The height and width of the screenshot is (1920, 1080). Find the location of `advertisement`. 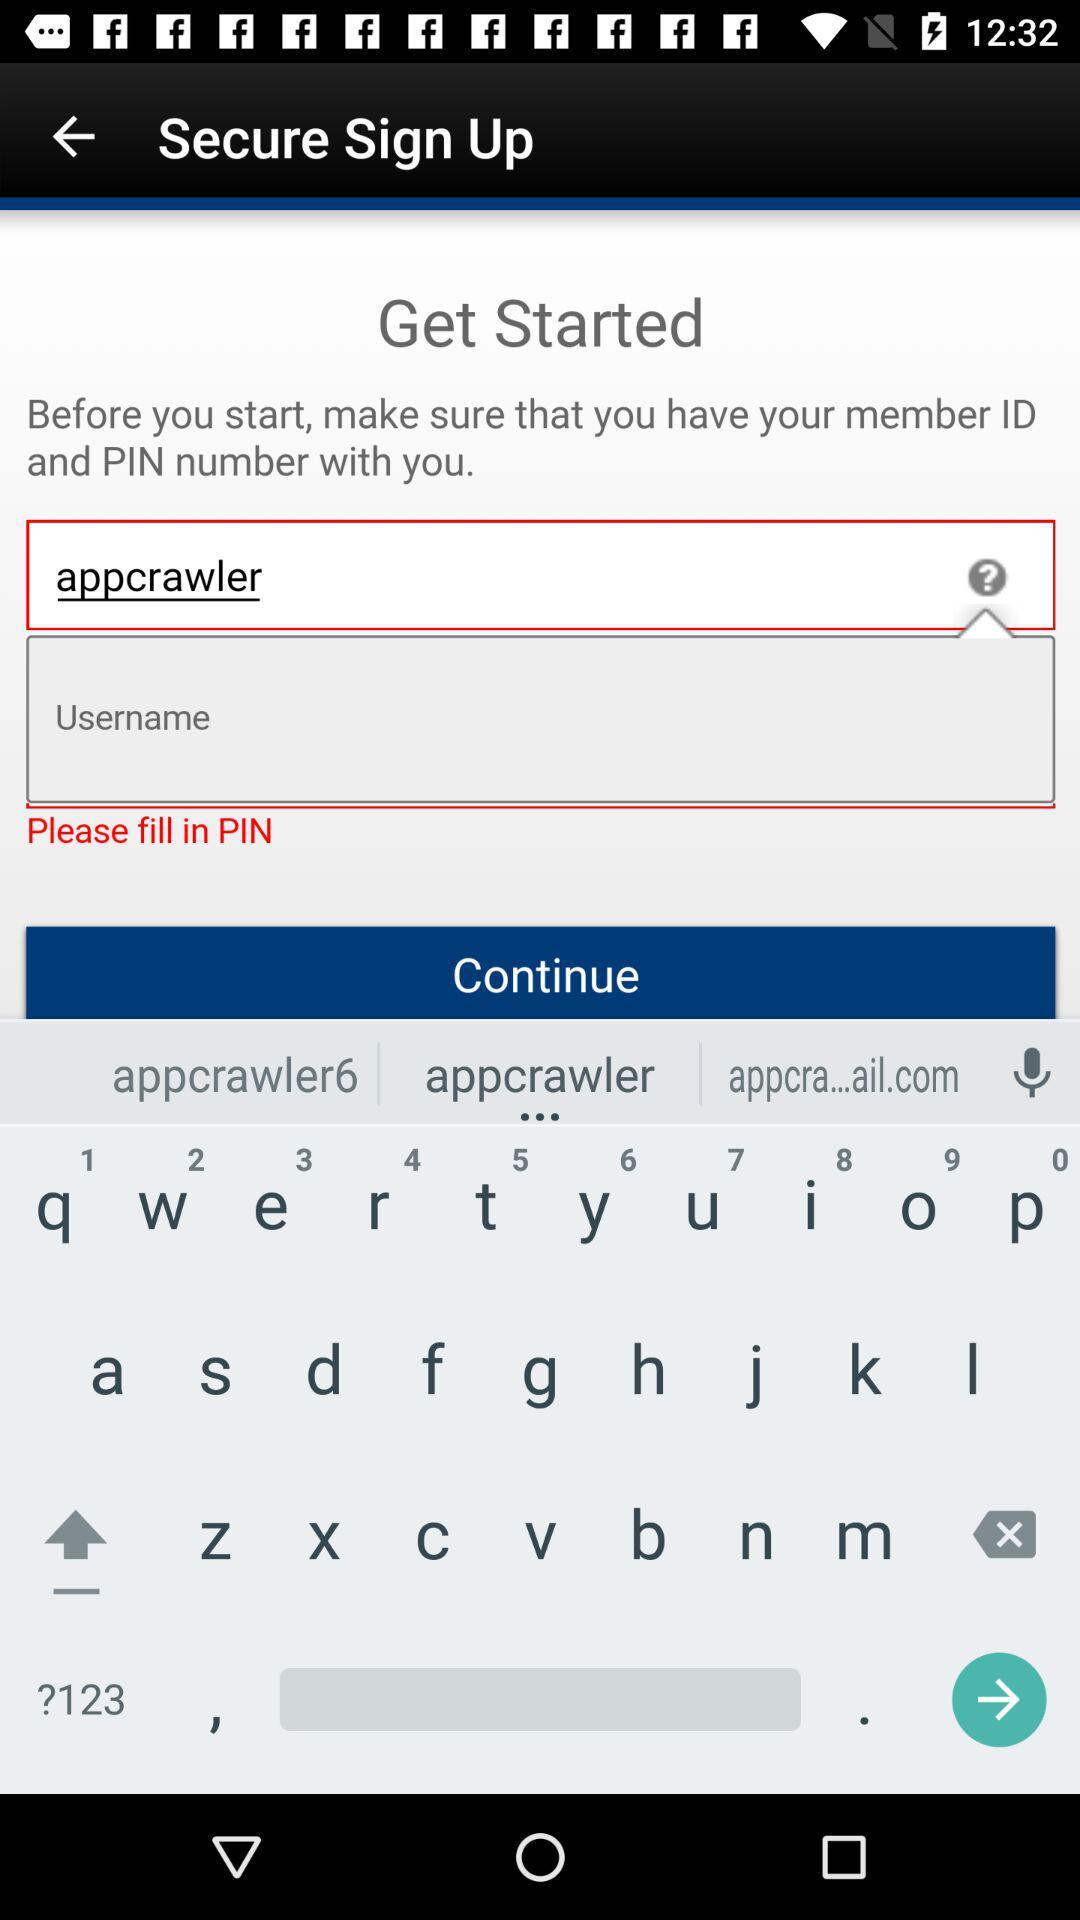

advertisement is located at coordinates (540, 1002).